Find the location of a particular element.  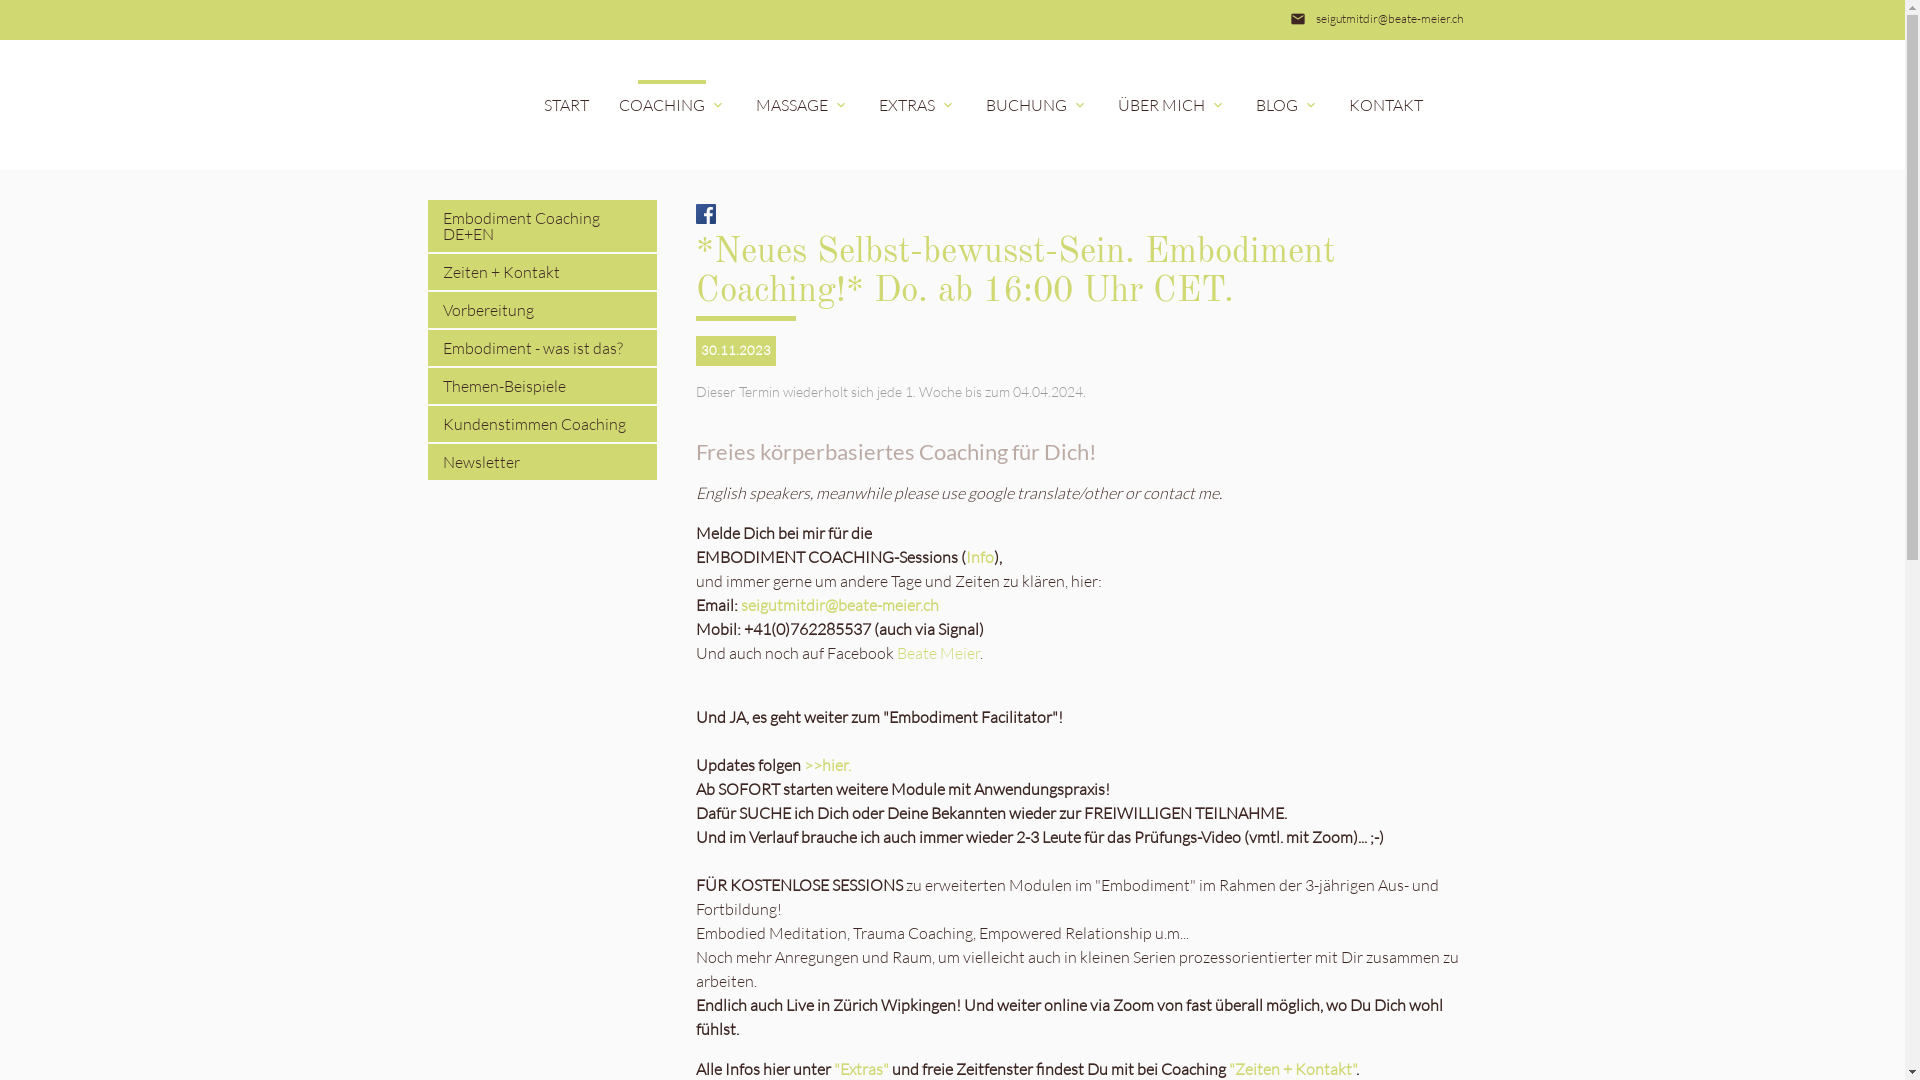

'>>hier.' is located at coordinates (827, 764).